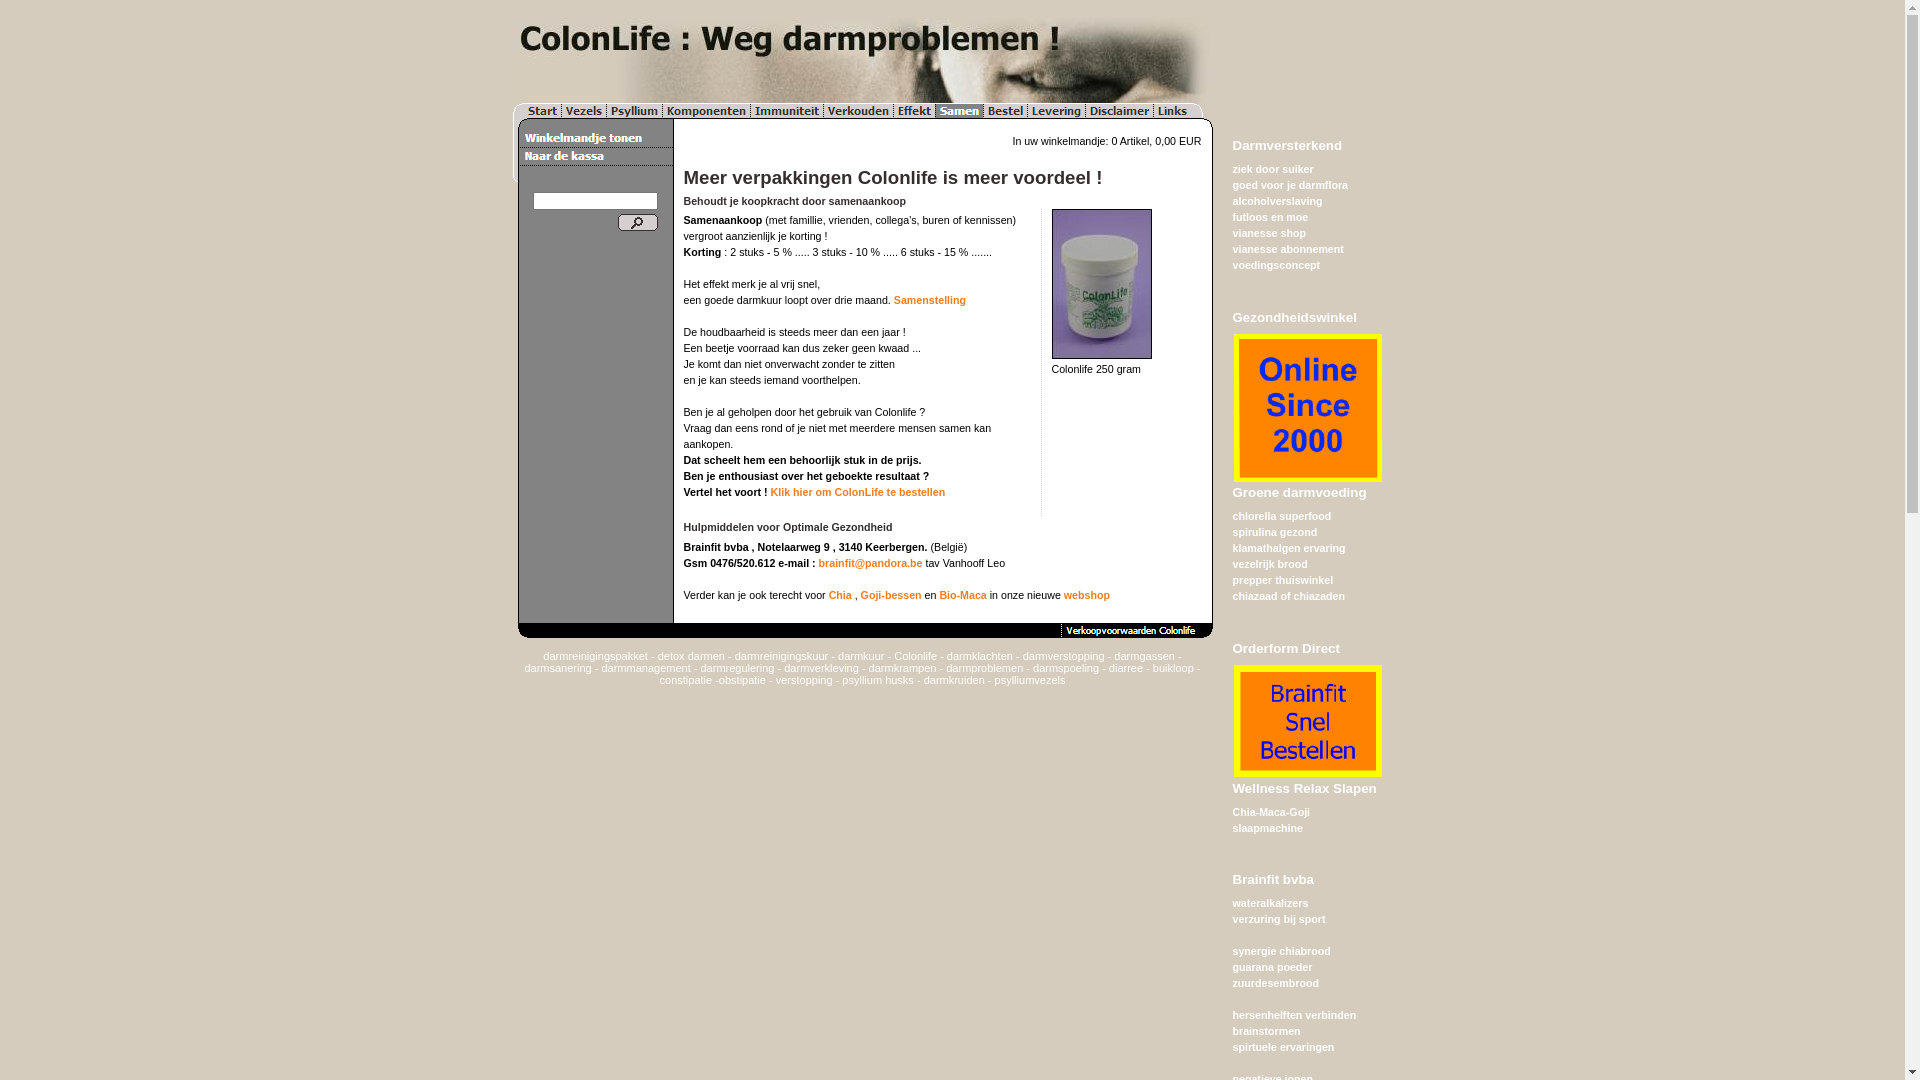  What do you see at coordinates (962, 593) in the screenshot?
I see `'Bio-Maca'` at bounding box center [962, 593].